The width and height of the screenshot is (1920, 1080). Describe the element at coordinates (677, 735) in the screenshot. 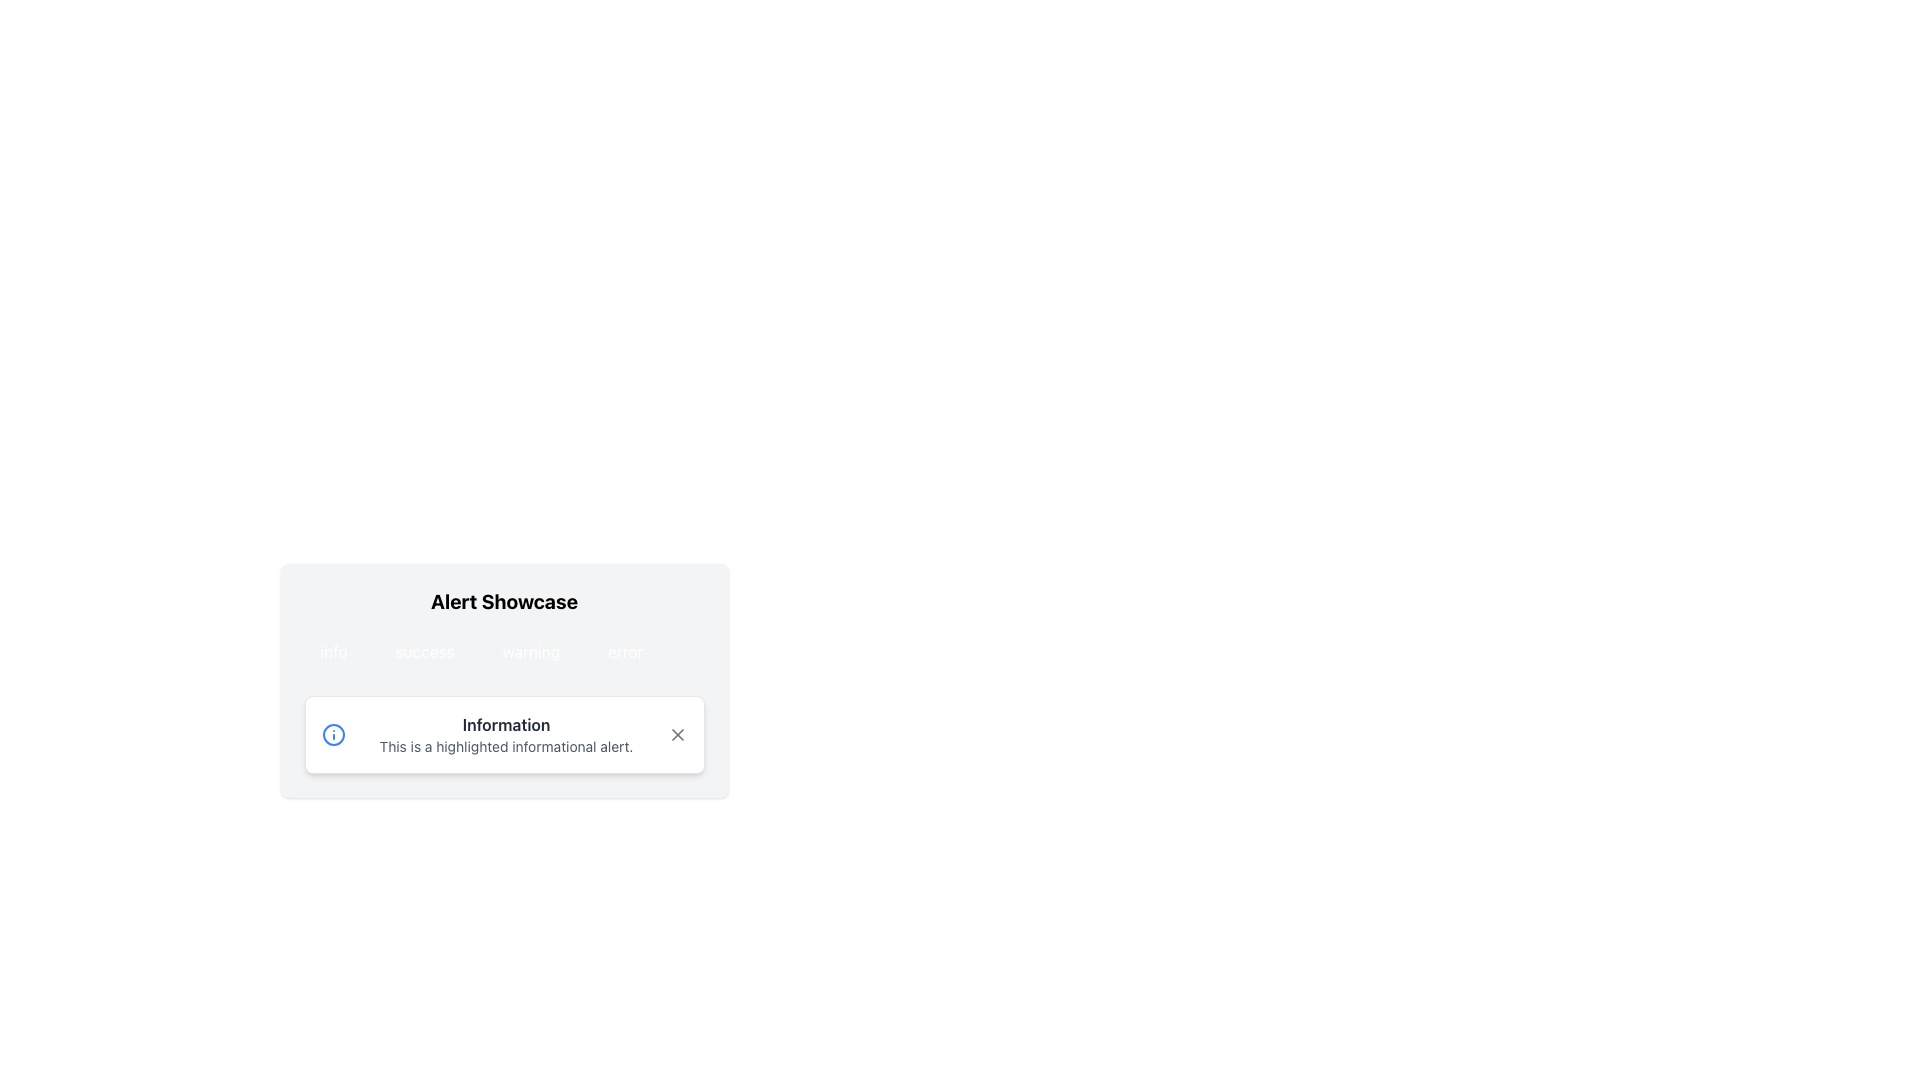

I see `the small square button with a stylized 'X' icon` at that location.